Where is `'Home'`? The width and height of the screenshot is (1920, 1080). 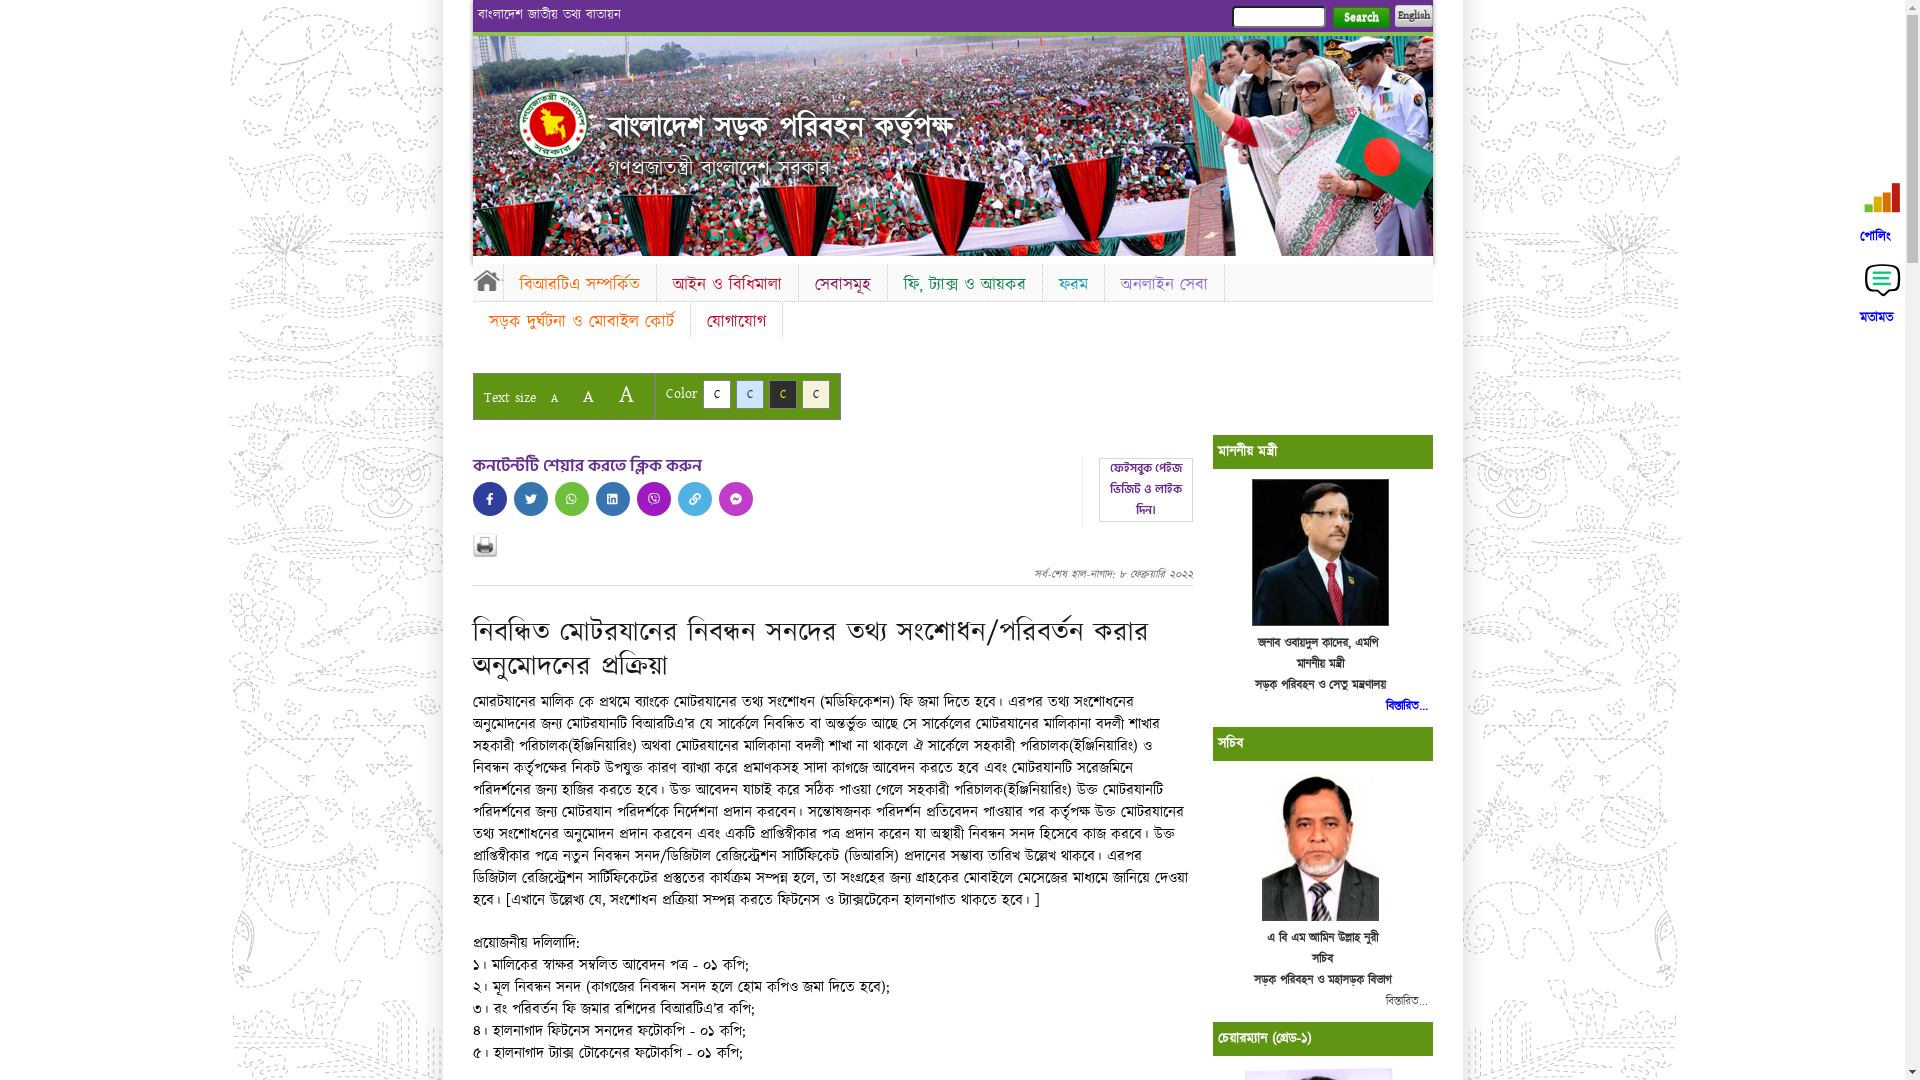 'Home' is located at coordinates (518, 123).